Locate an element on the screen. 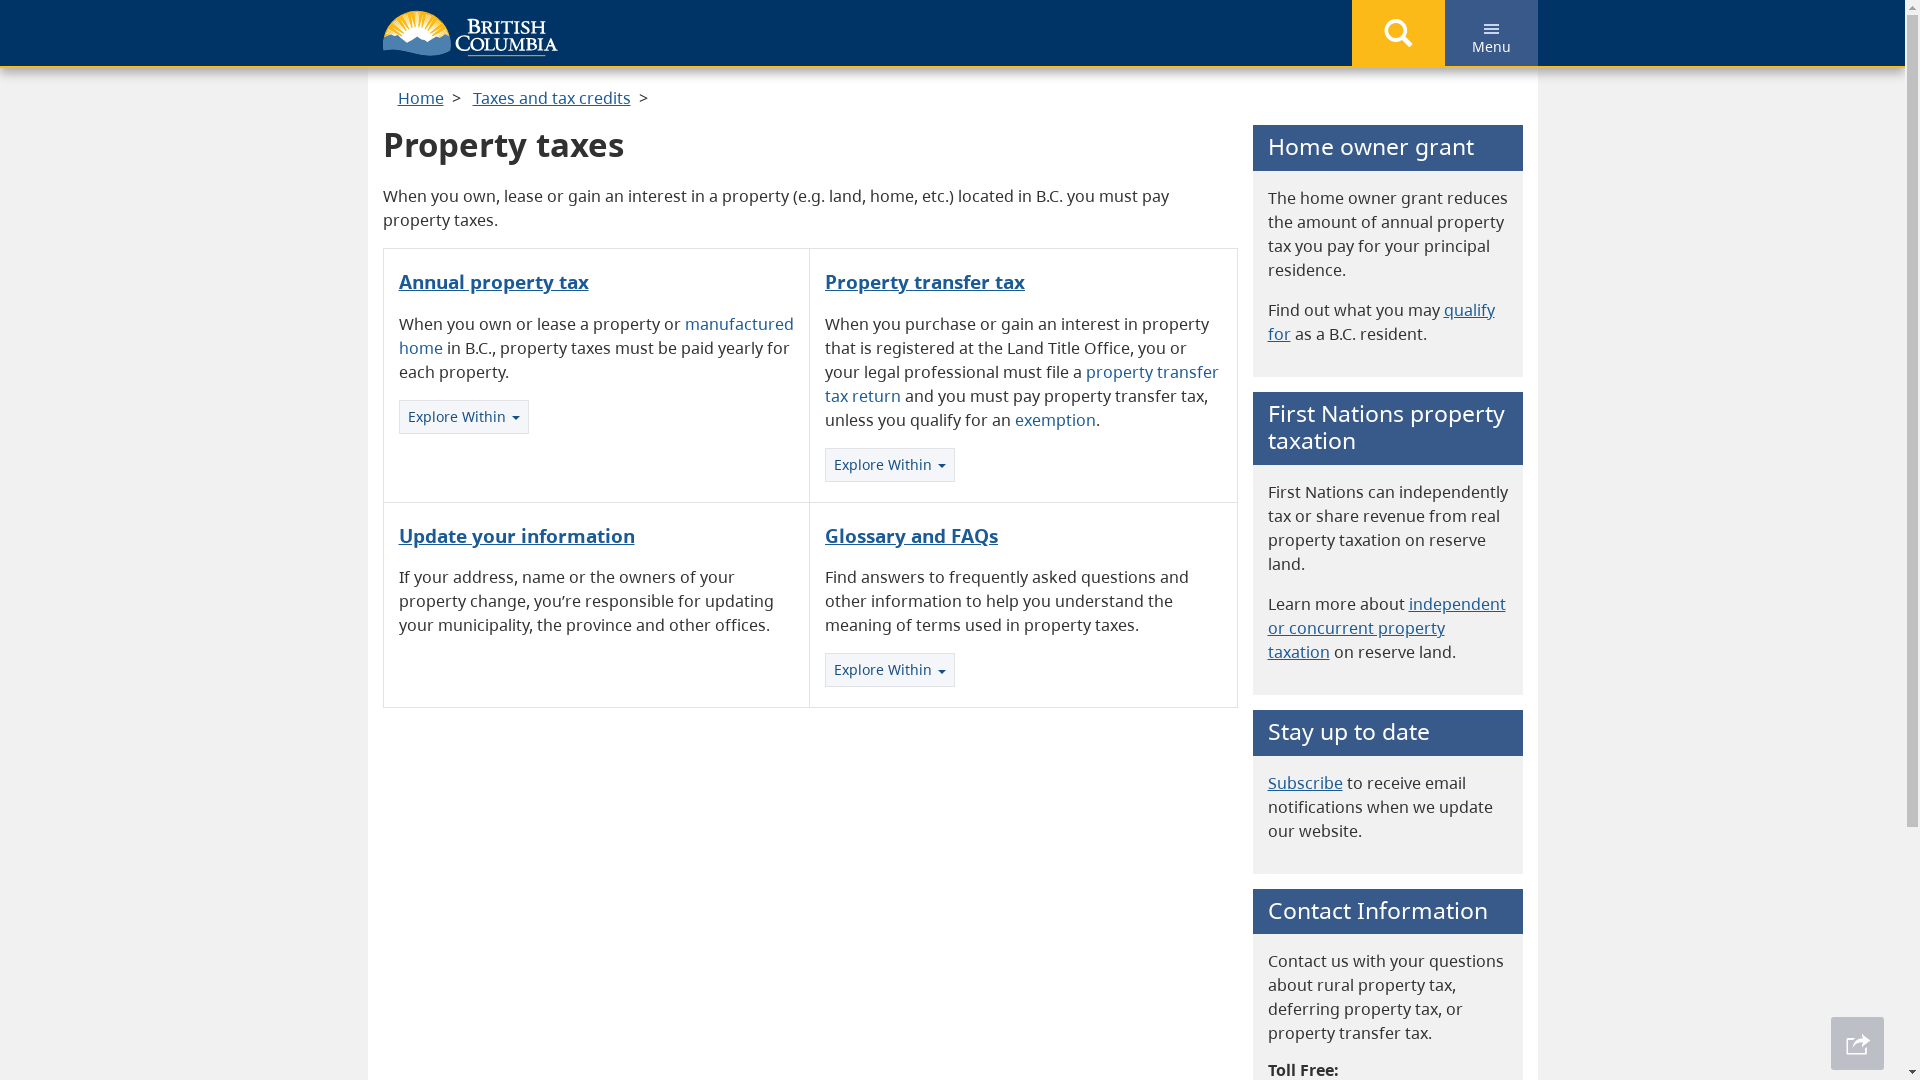 Image resolution: width=1920 pixels, height=1080 pixels. 'Annual property tax' is located at coordinates (493, 281).